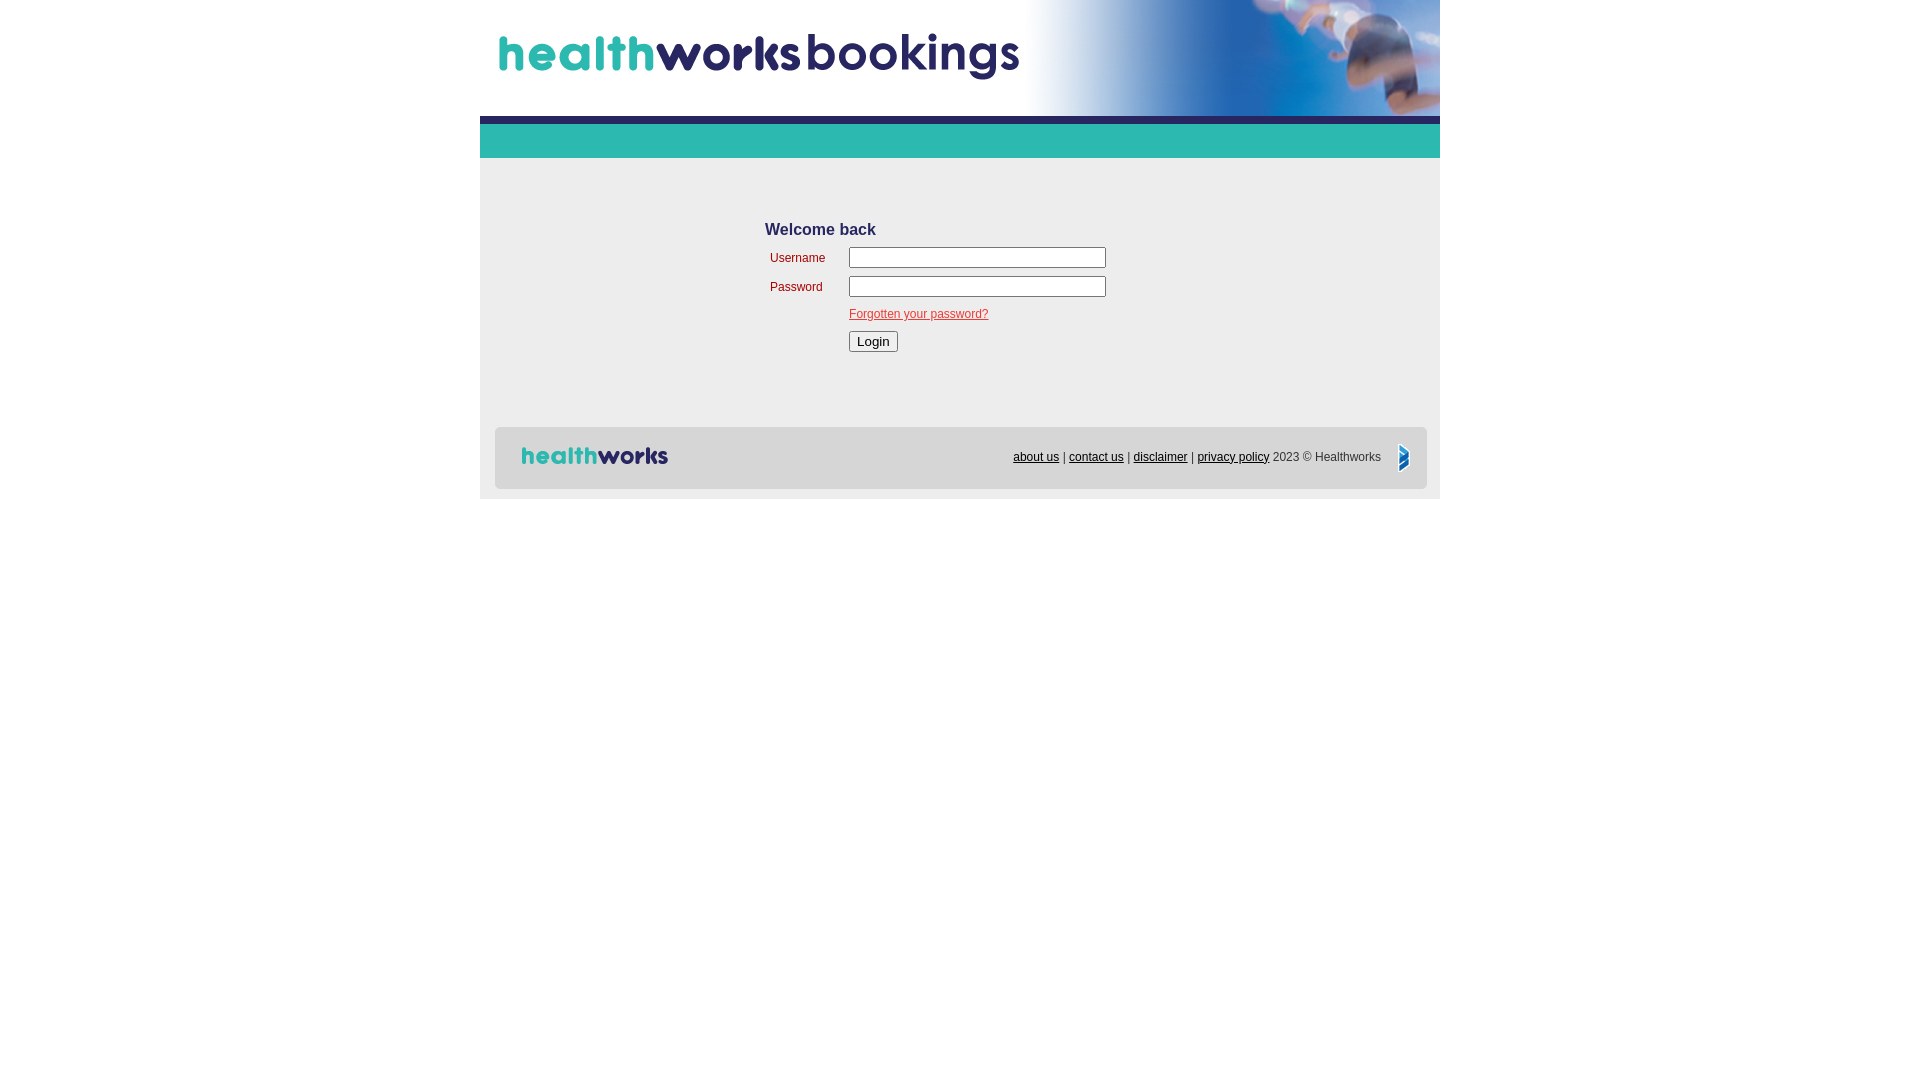 The height and width of the screenshot is (1080, 1920). Describe the element at coordinates (873, 340) in the screenshot. I see `'Login'` at that location.